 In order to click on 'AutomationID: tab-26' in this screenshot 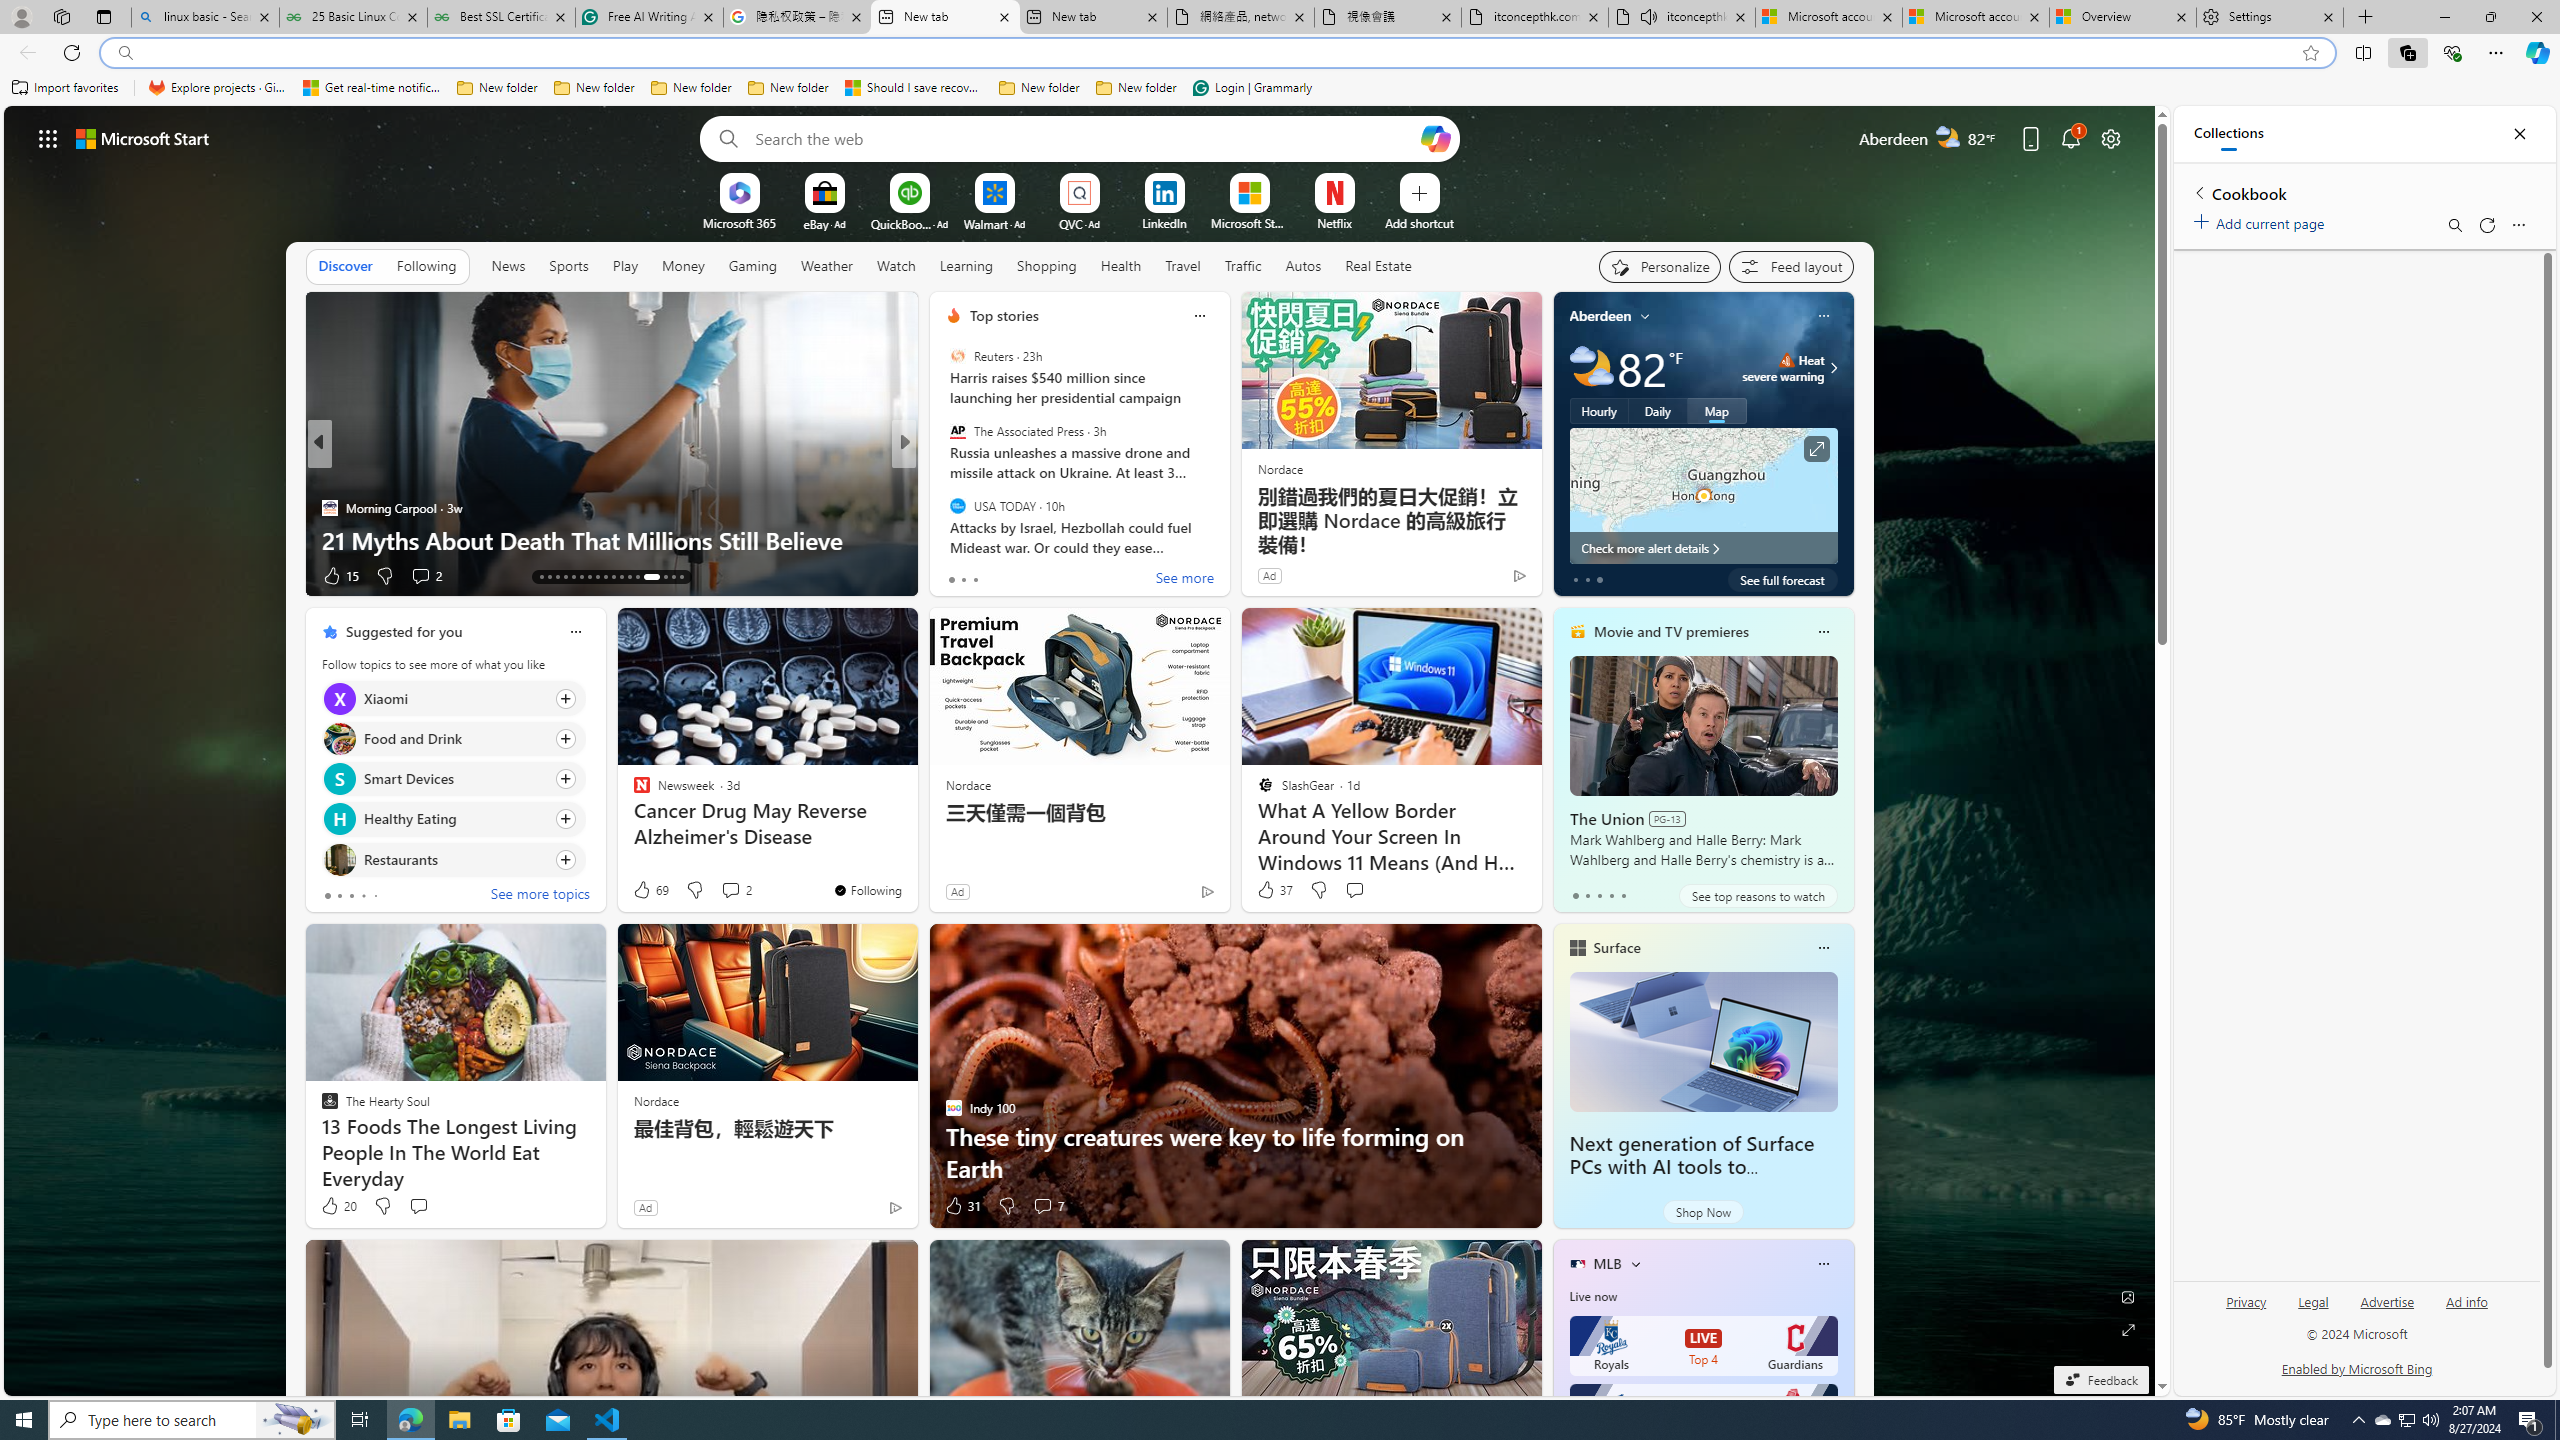, I will do `click(644, 577)`.